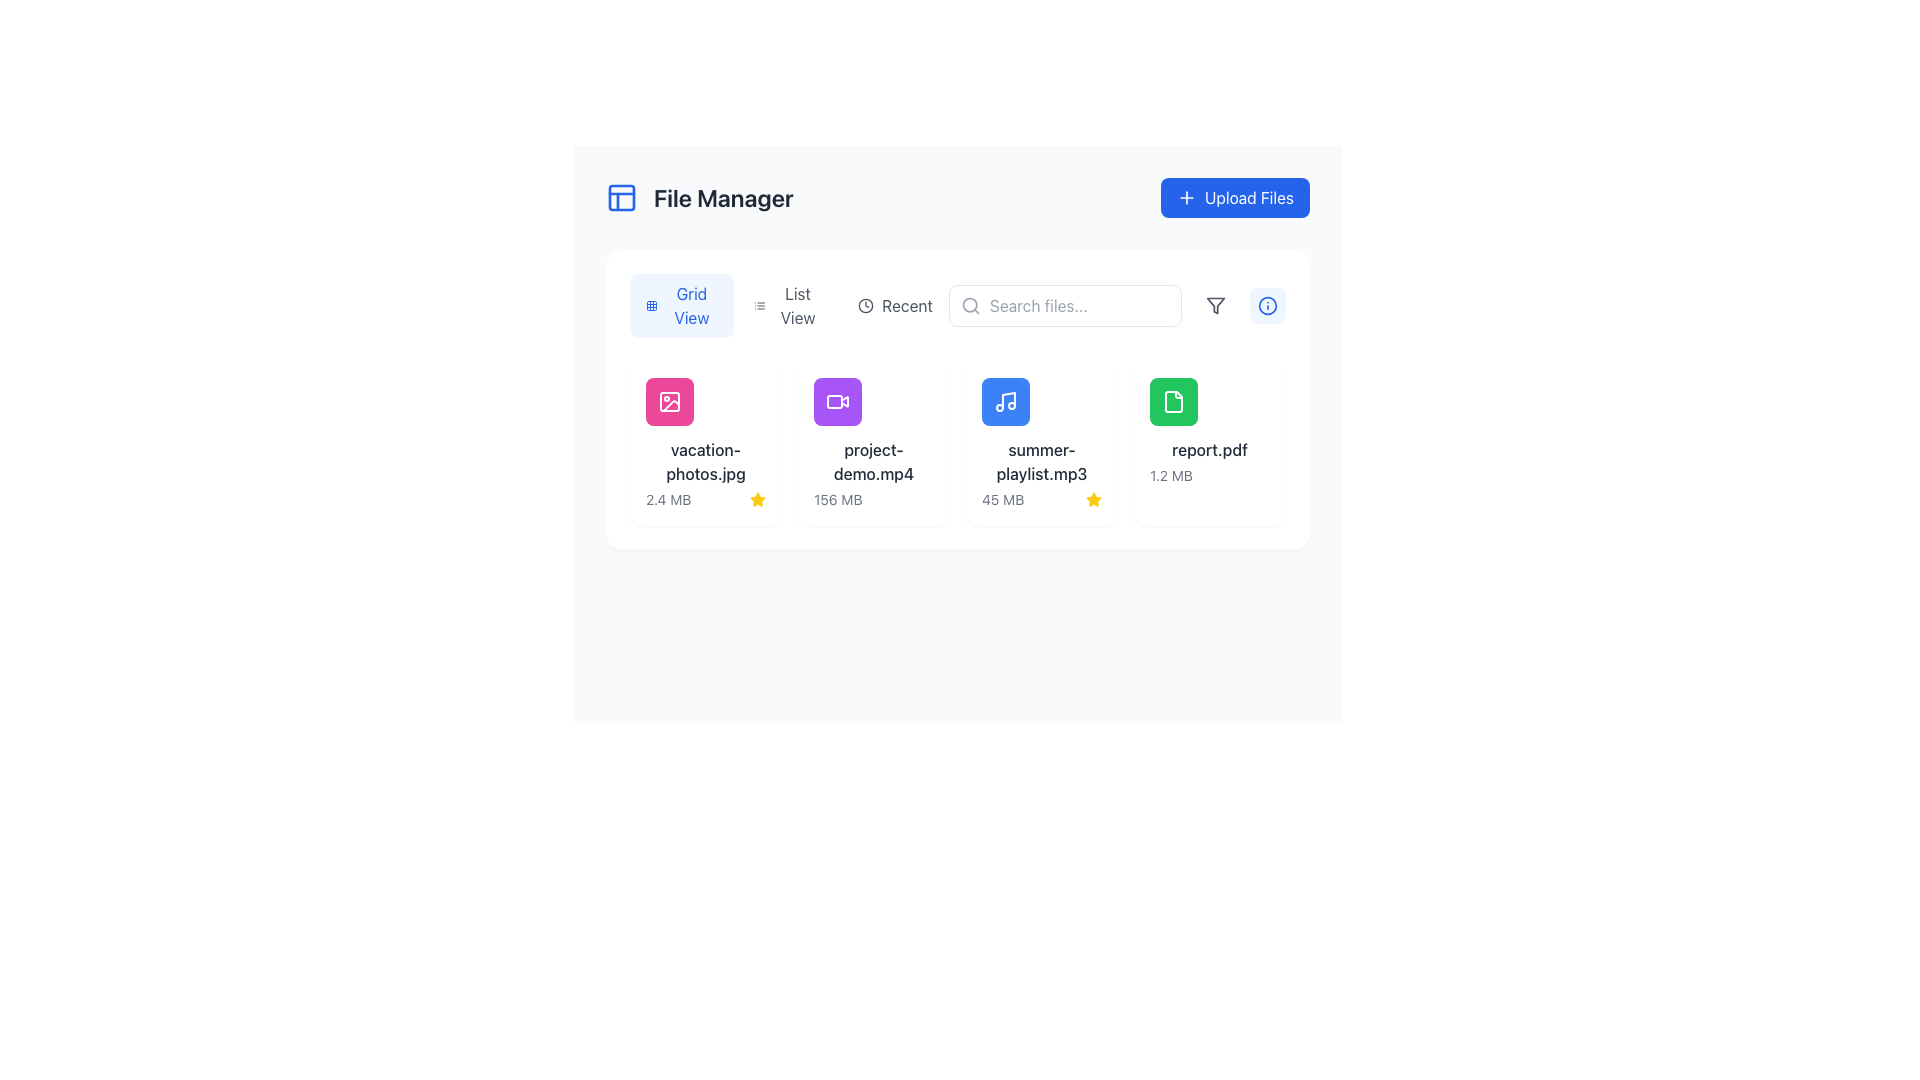 This screenshot has width=1920, height=1080. I want to click on the 'recent' Text label located to the right of the small clock icon in the toolbar near the top center of the application interface, so click(906, 305).